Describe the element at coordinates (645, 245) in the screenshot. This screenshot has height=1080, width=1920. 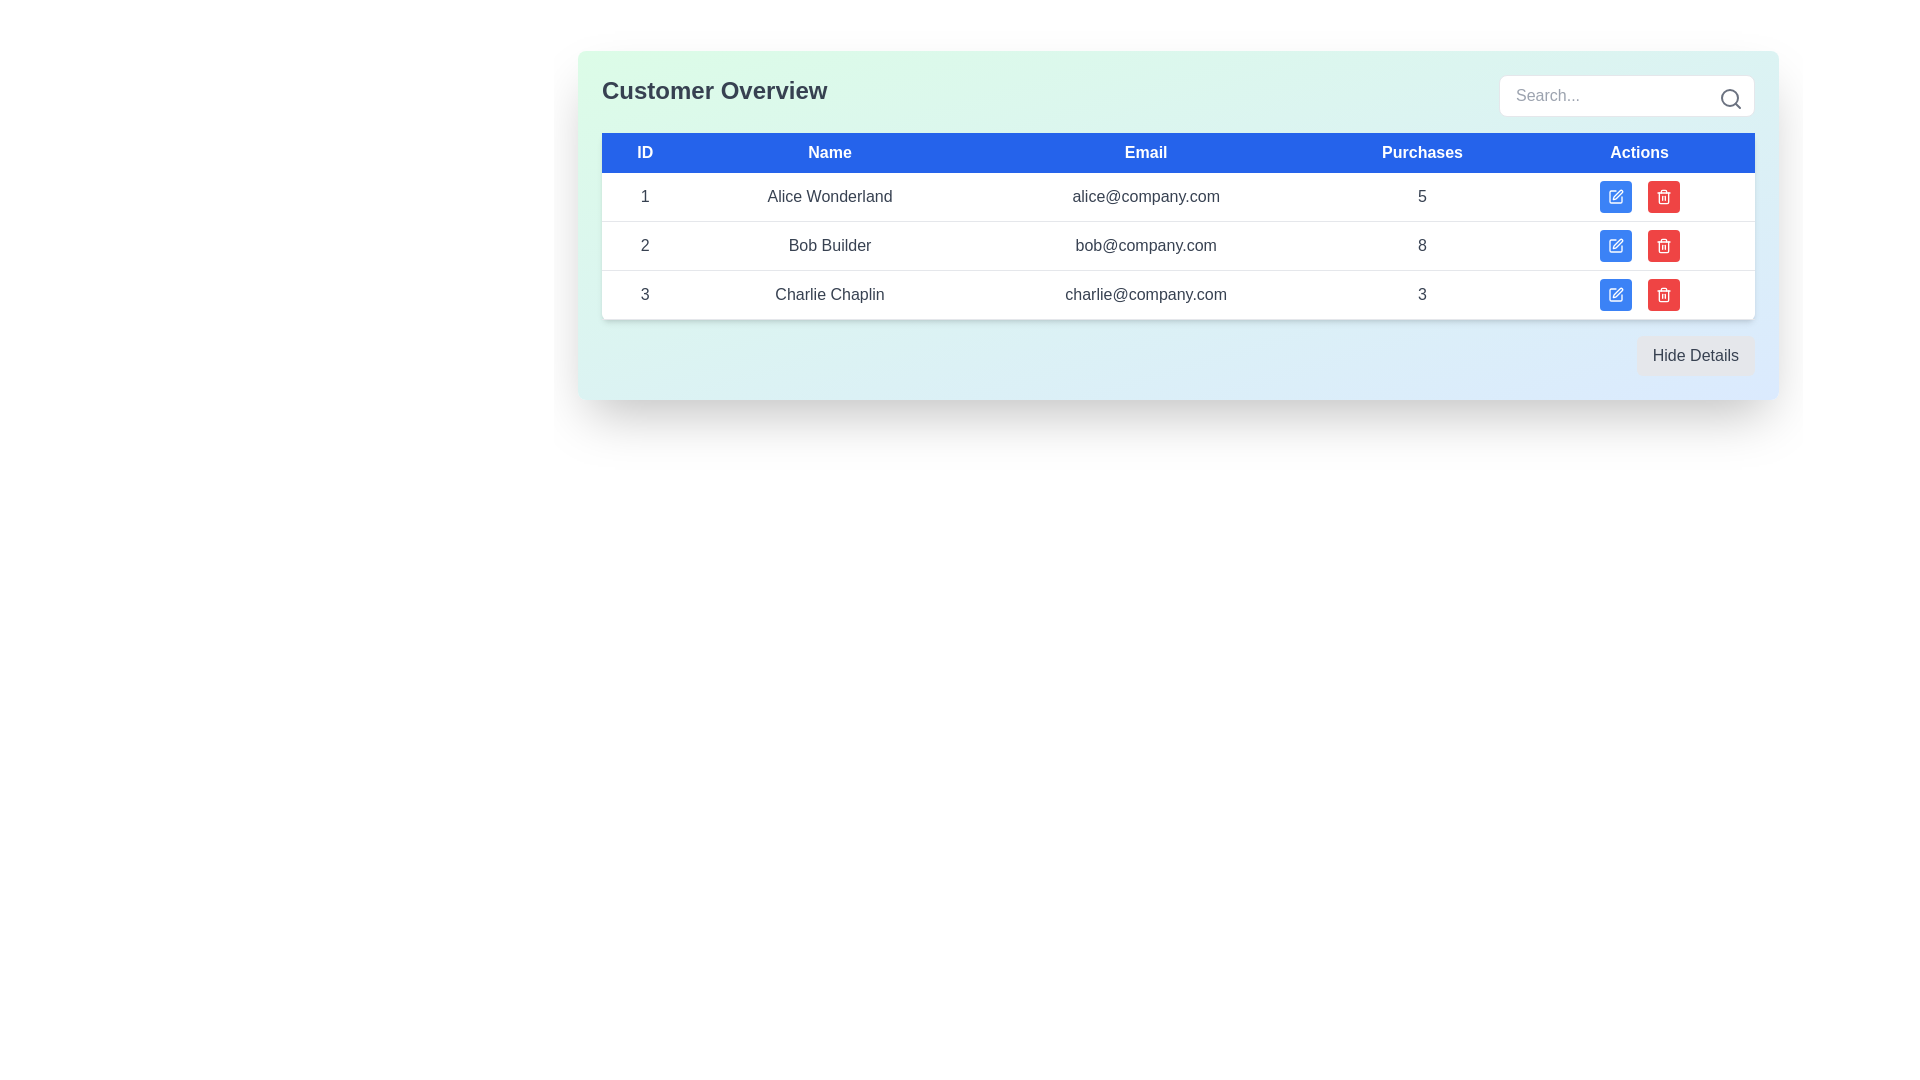
I see `text display element showing the value '2' located in the second row of the table under the 'ID' column` at that location.